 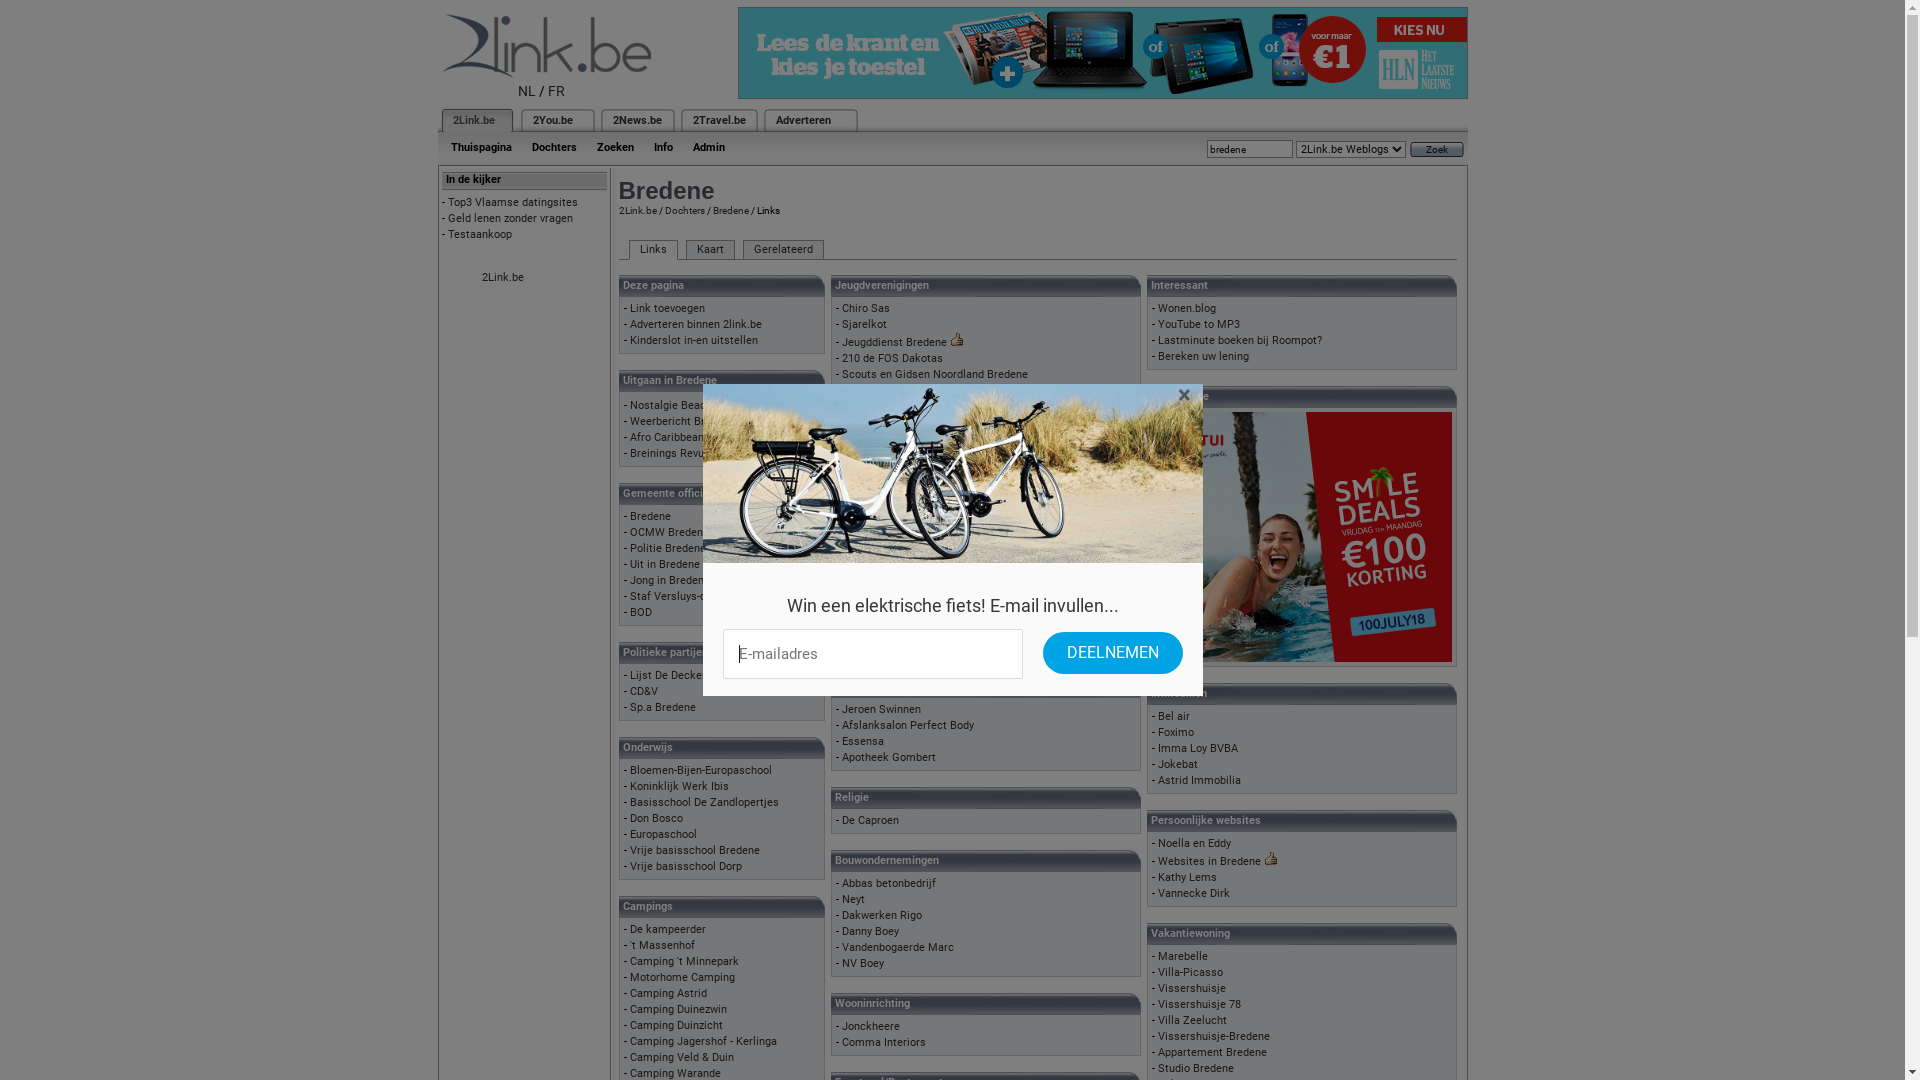 I want to click on 'Camping 't Minnepark', so click(x=684, y=960).